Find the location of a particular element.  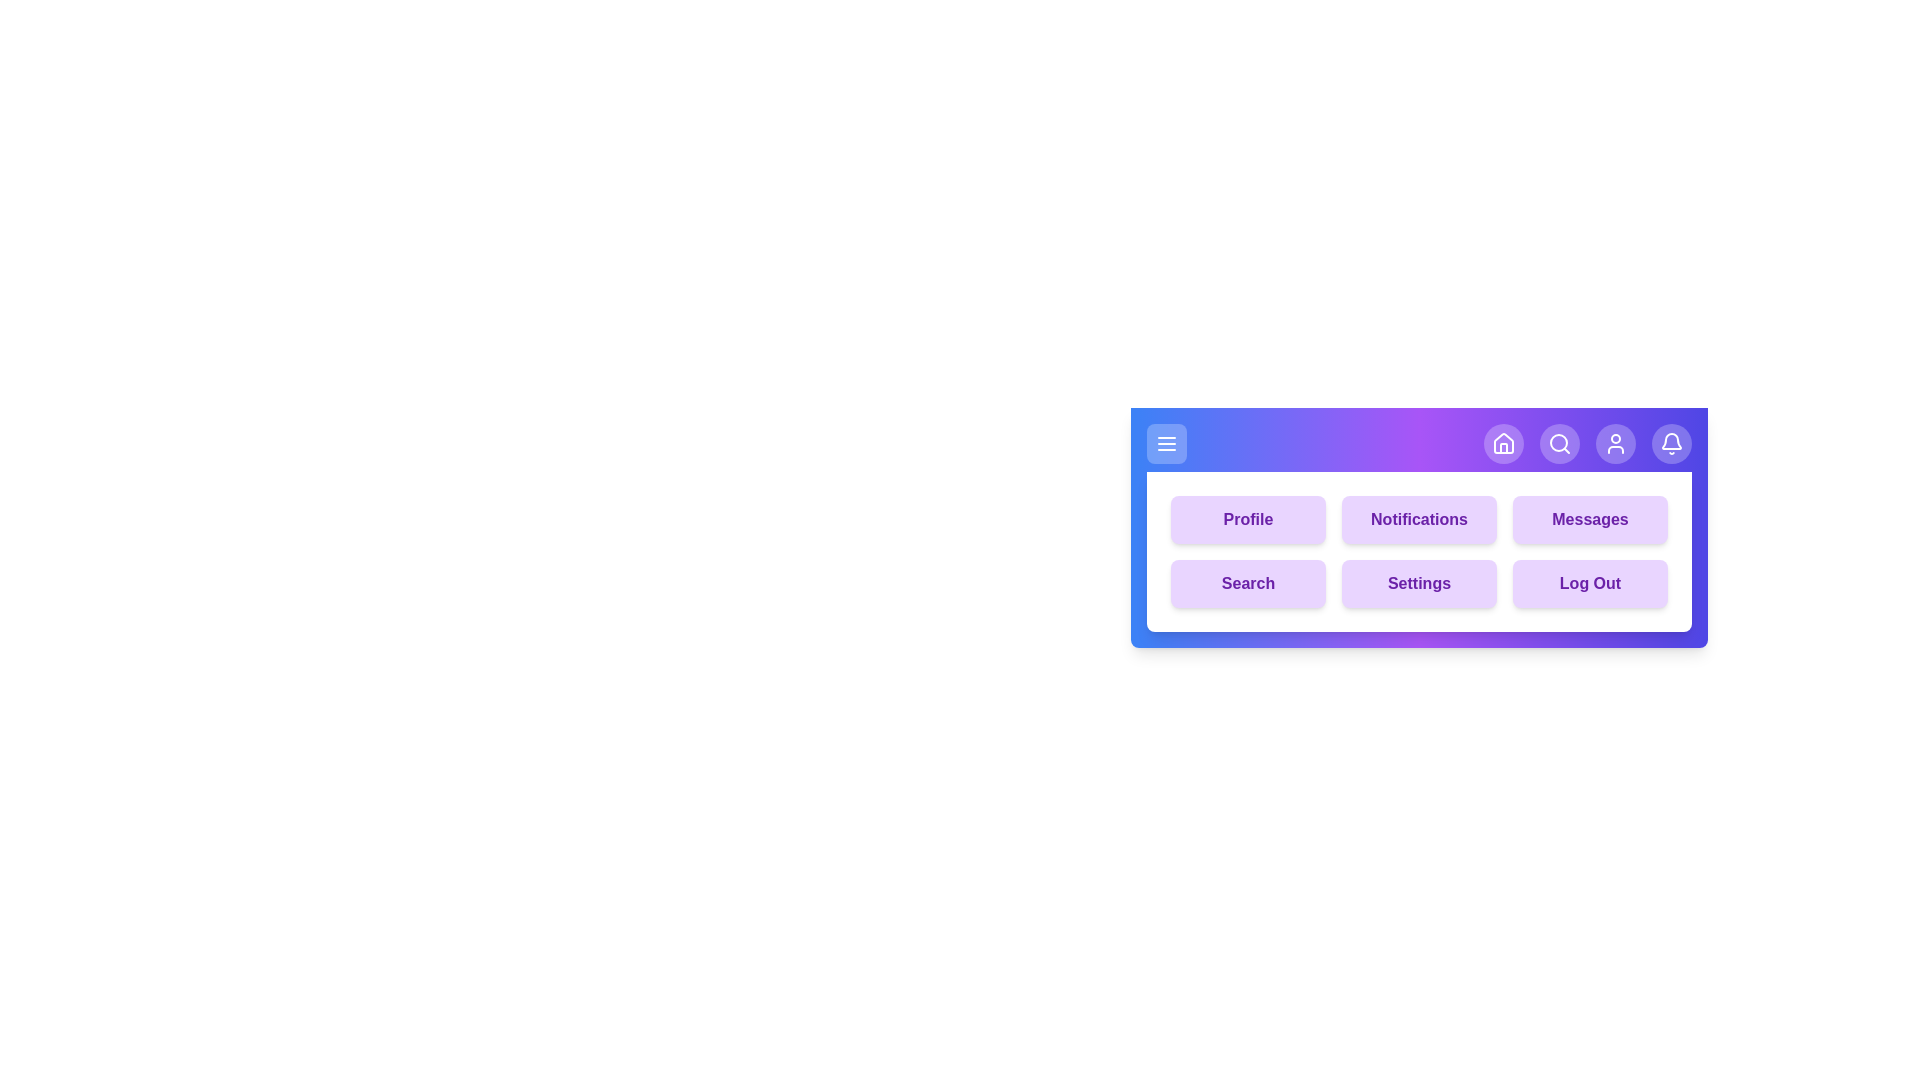

the menu button to toggle the menu visibility is located at coordinates (1166, 442).